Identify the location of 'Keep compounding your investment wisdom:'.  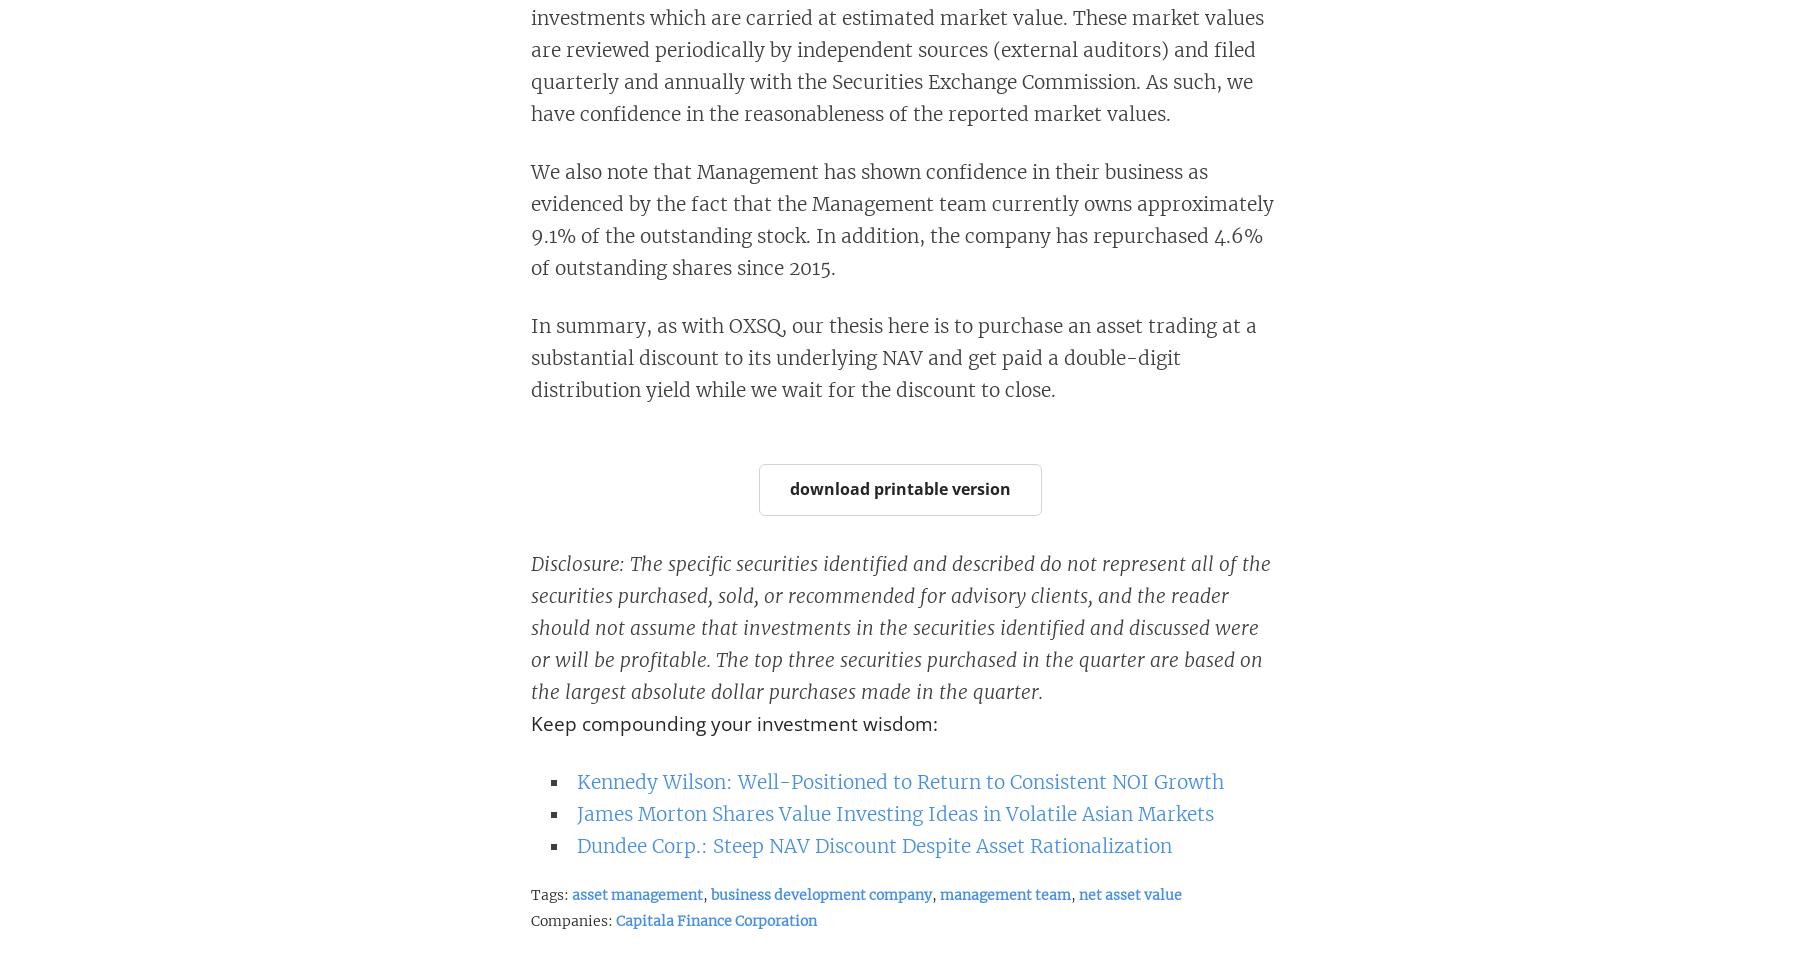
(732, 723).